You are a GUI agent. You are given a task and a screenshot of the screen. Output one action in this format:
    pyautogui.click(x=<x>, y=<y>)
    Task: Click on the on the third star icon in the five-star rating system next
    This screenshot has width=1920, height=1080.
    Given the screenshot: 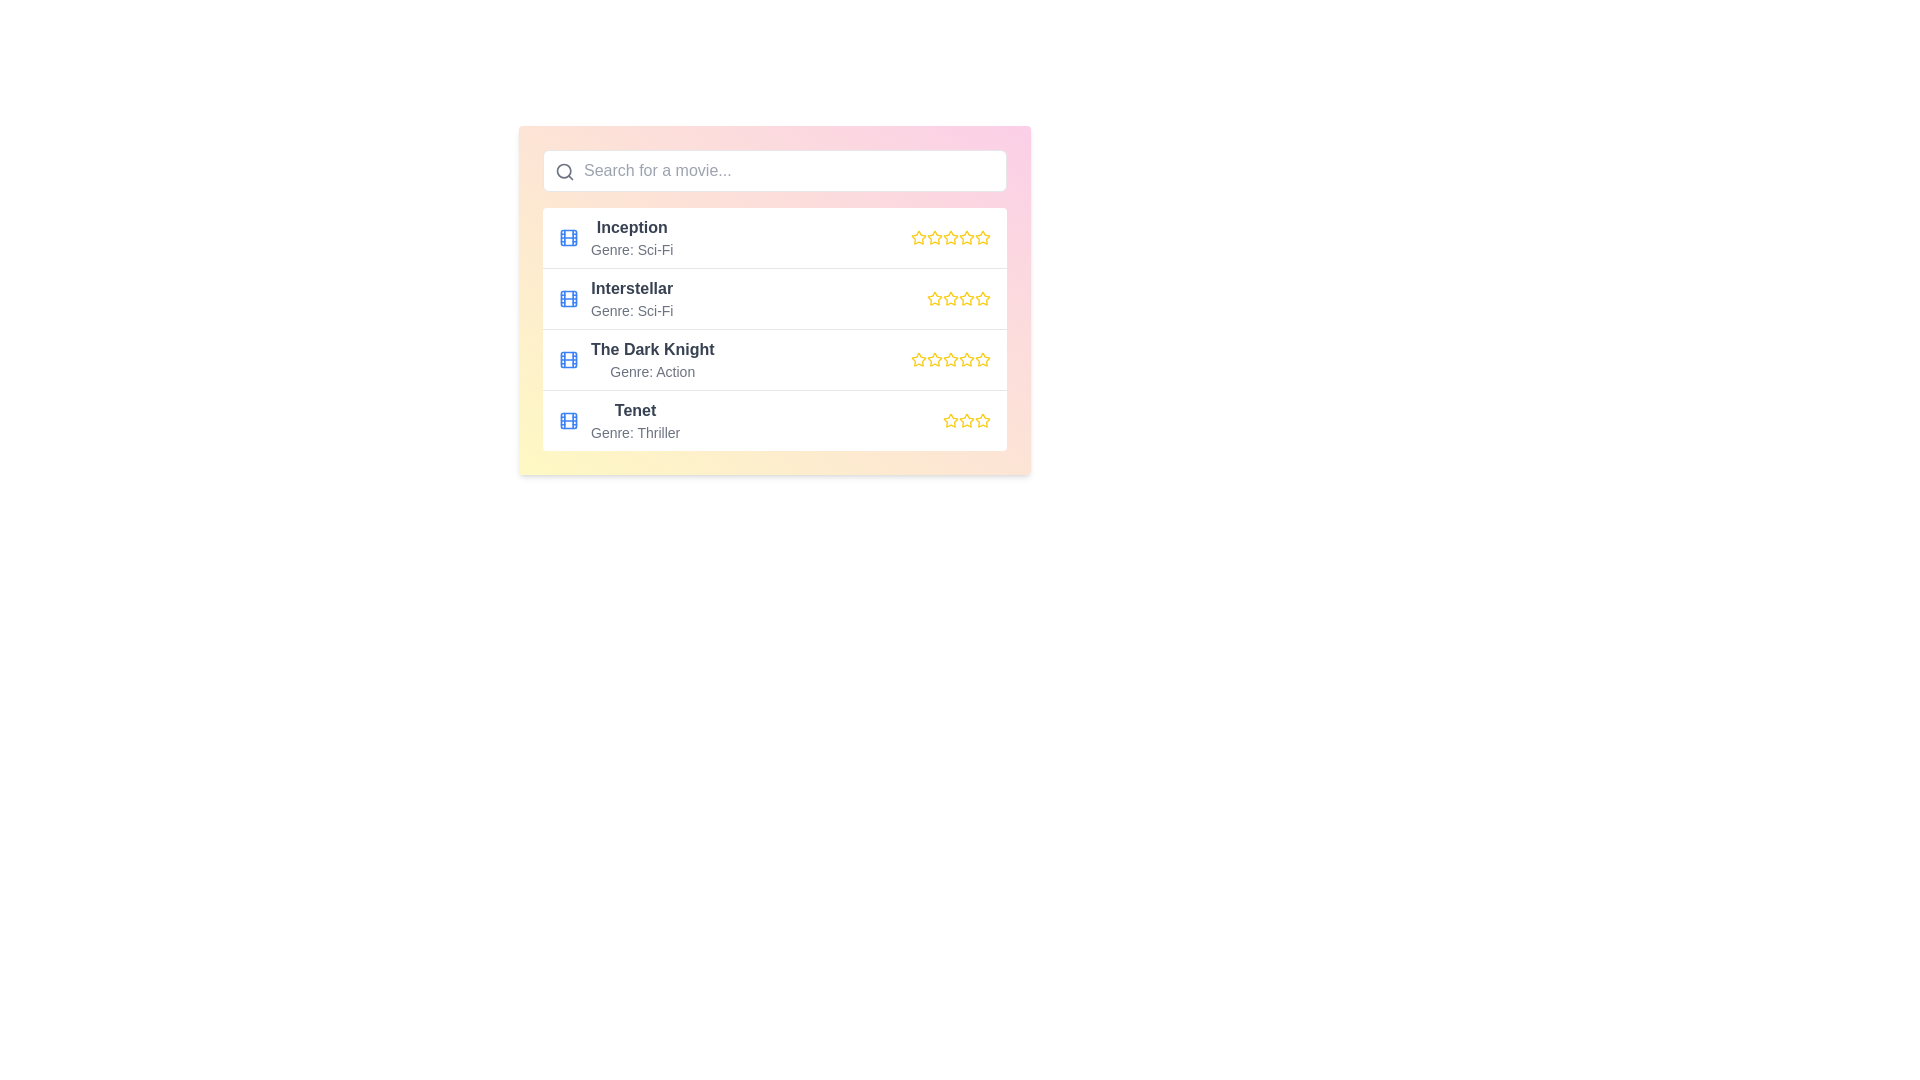 What is the action you would take?
    pyautogui.click(x=934, y=358)
    